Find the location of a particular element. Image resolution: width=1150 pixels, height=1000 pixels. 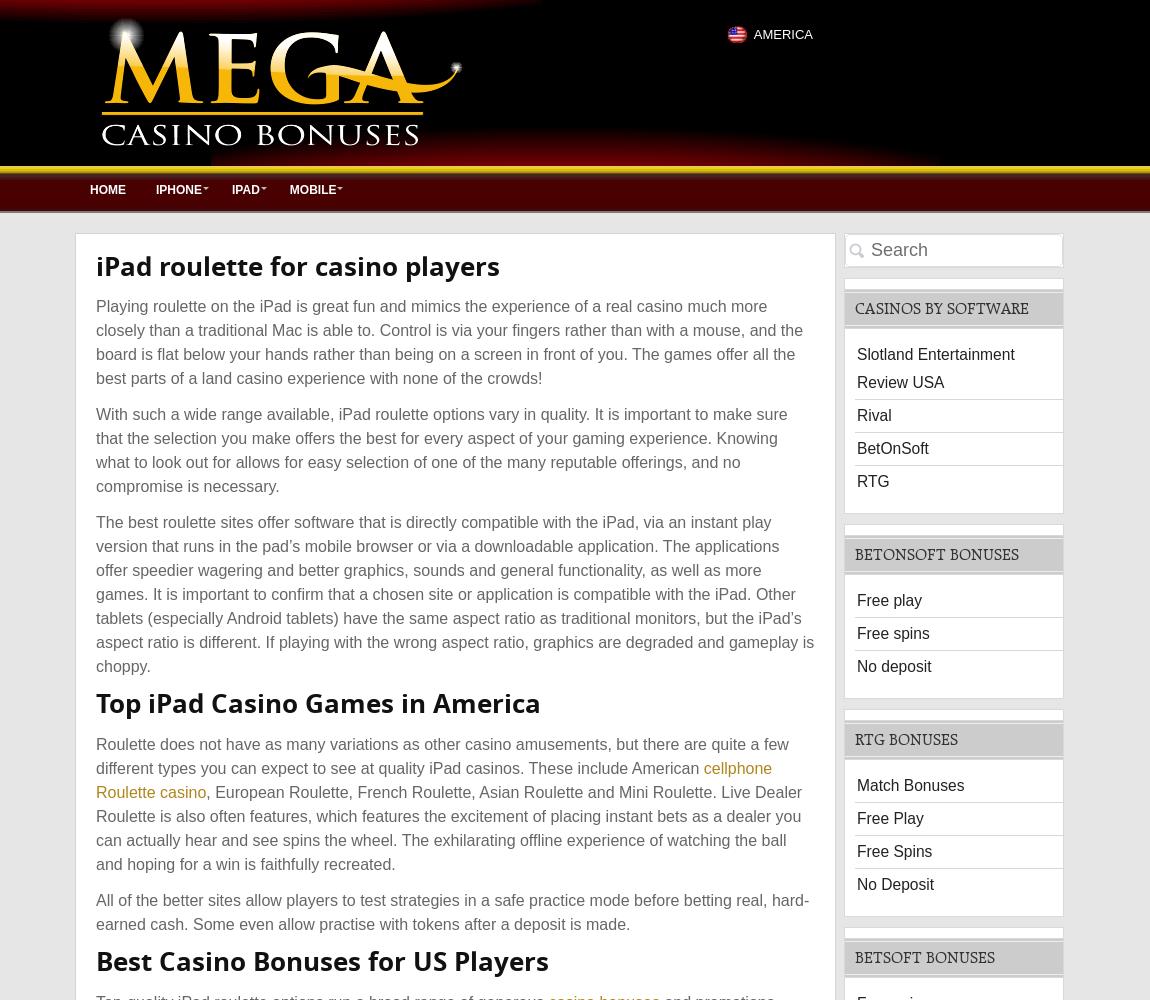

'RTG BONUSES' is located at coordinates (906, 737).